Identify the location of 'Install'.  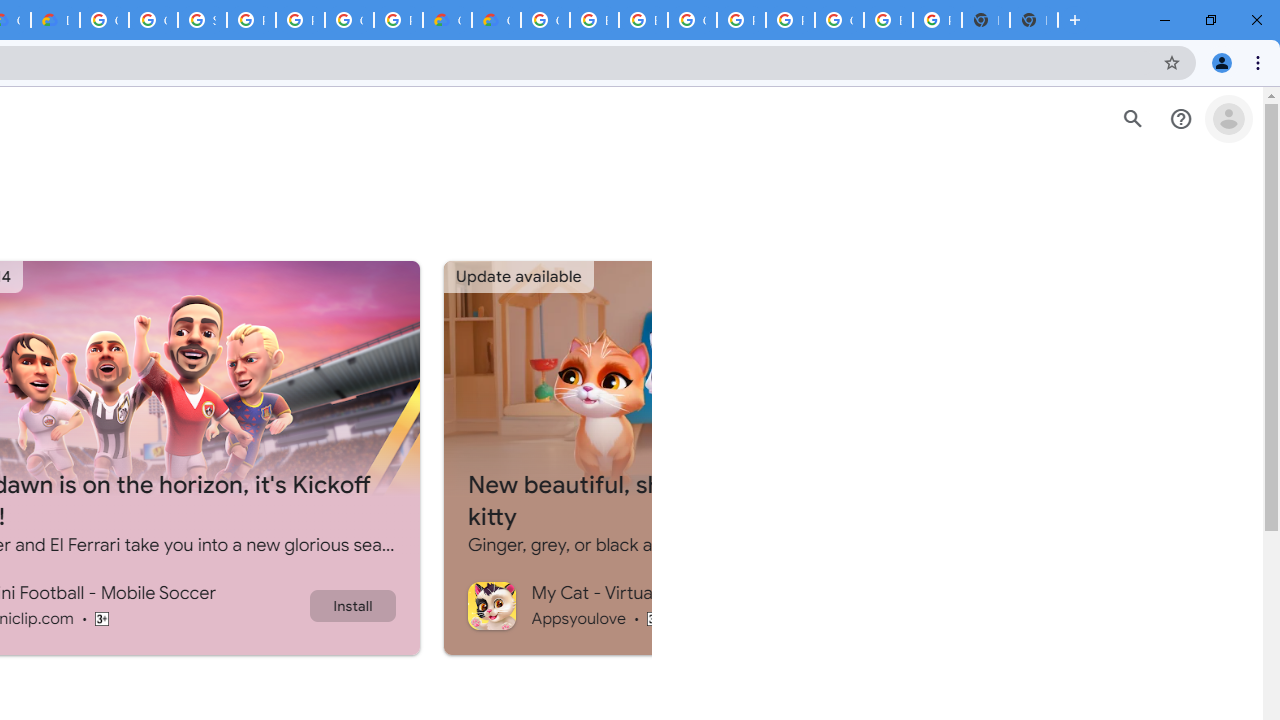
(352, 604).